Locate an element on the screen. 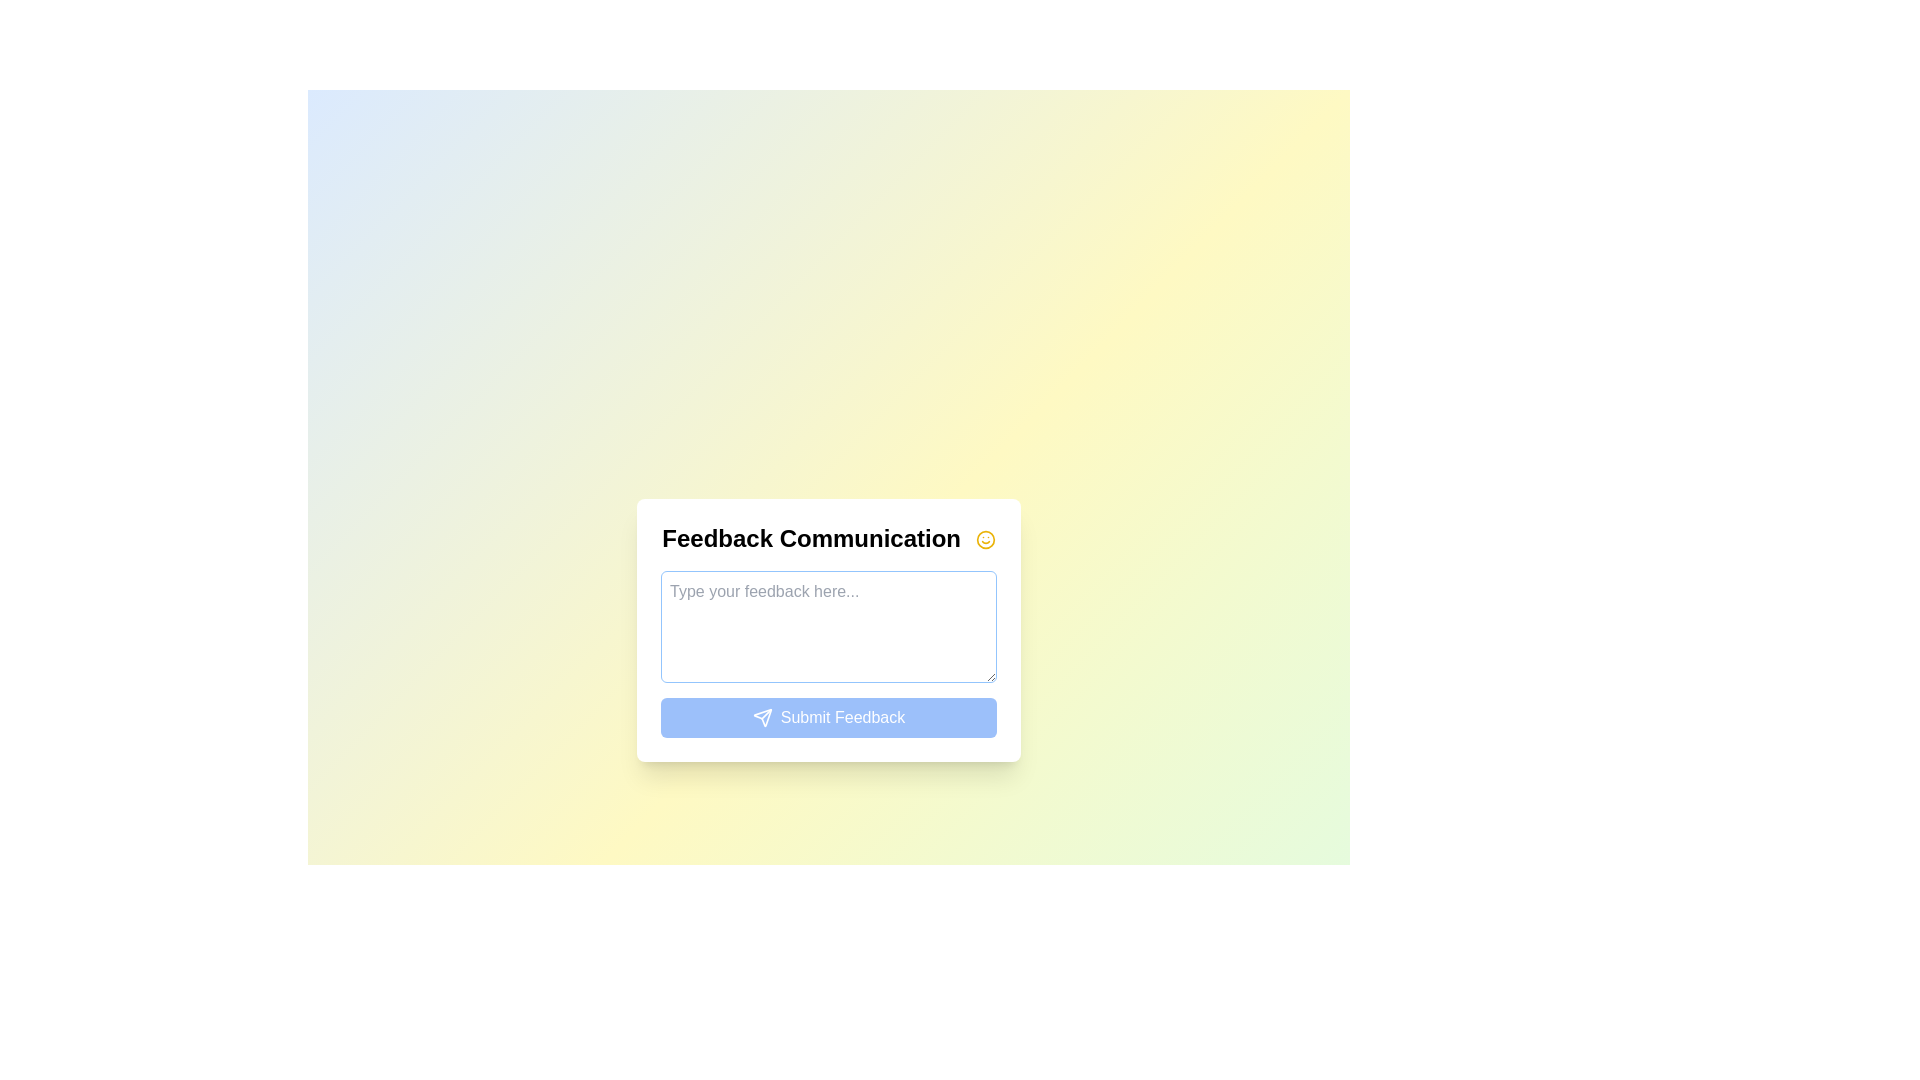  the 'Feedback Communication' header element, which is styled with a bold, large font and a dark blue-gray color, accompanied by a small yellow smiley face icon, located at the top of a white feedback card is located at coordinates (829, 536).